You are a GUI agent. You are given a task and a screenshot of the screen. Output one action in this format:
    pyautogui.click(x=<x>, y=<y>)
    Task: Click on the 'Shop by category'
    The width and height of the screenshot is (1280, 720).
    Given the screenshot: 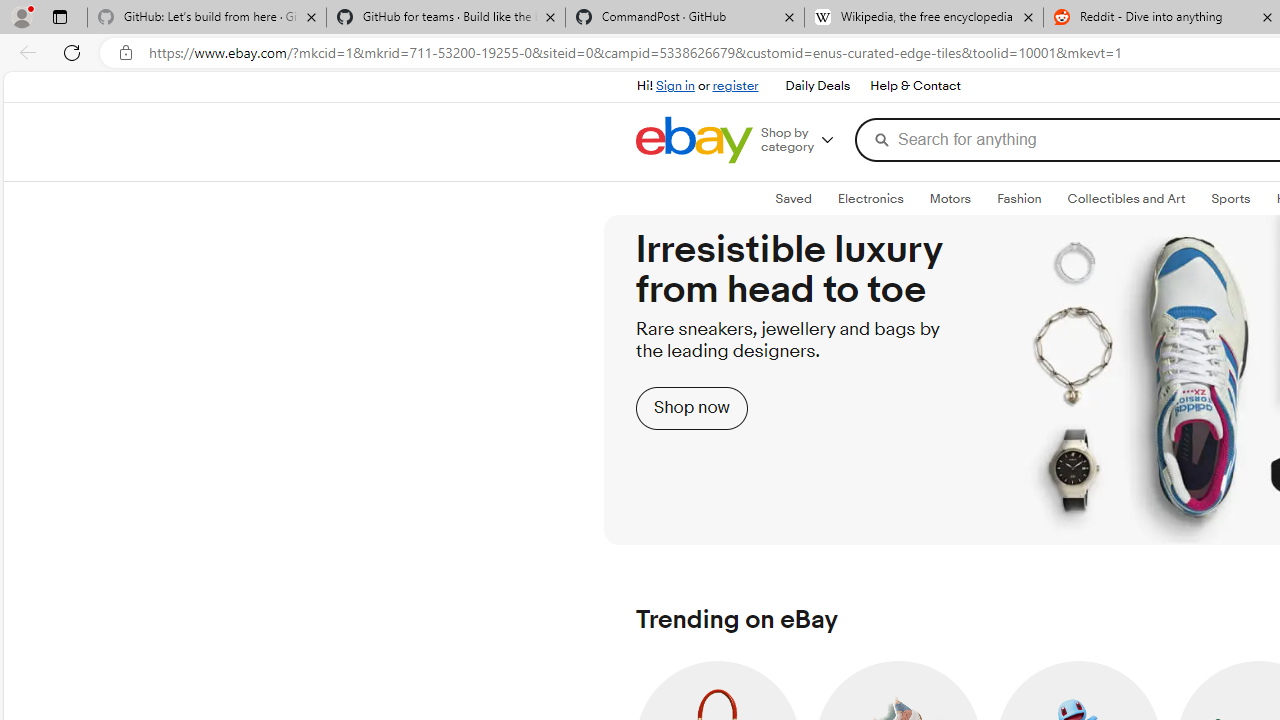 What is the action you would take?
    pyautogui.click(x=805, y=139)
    